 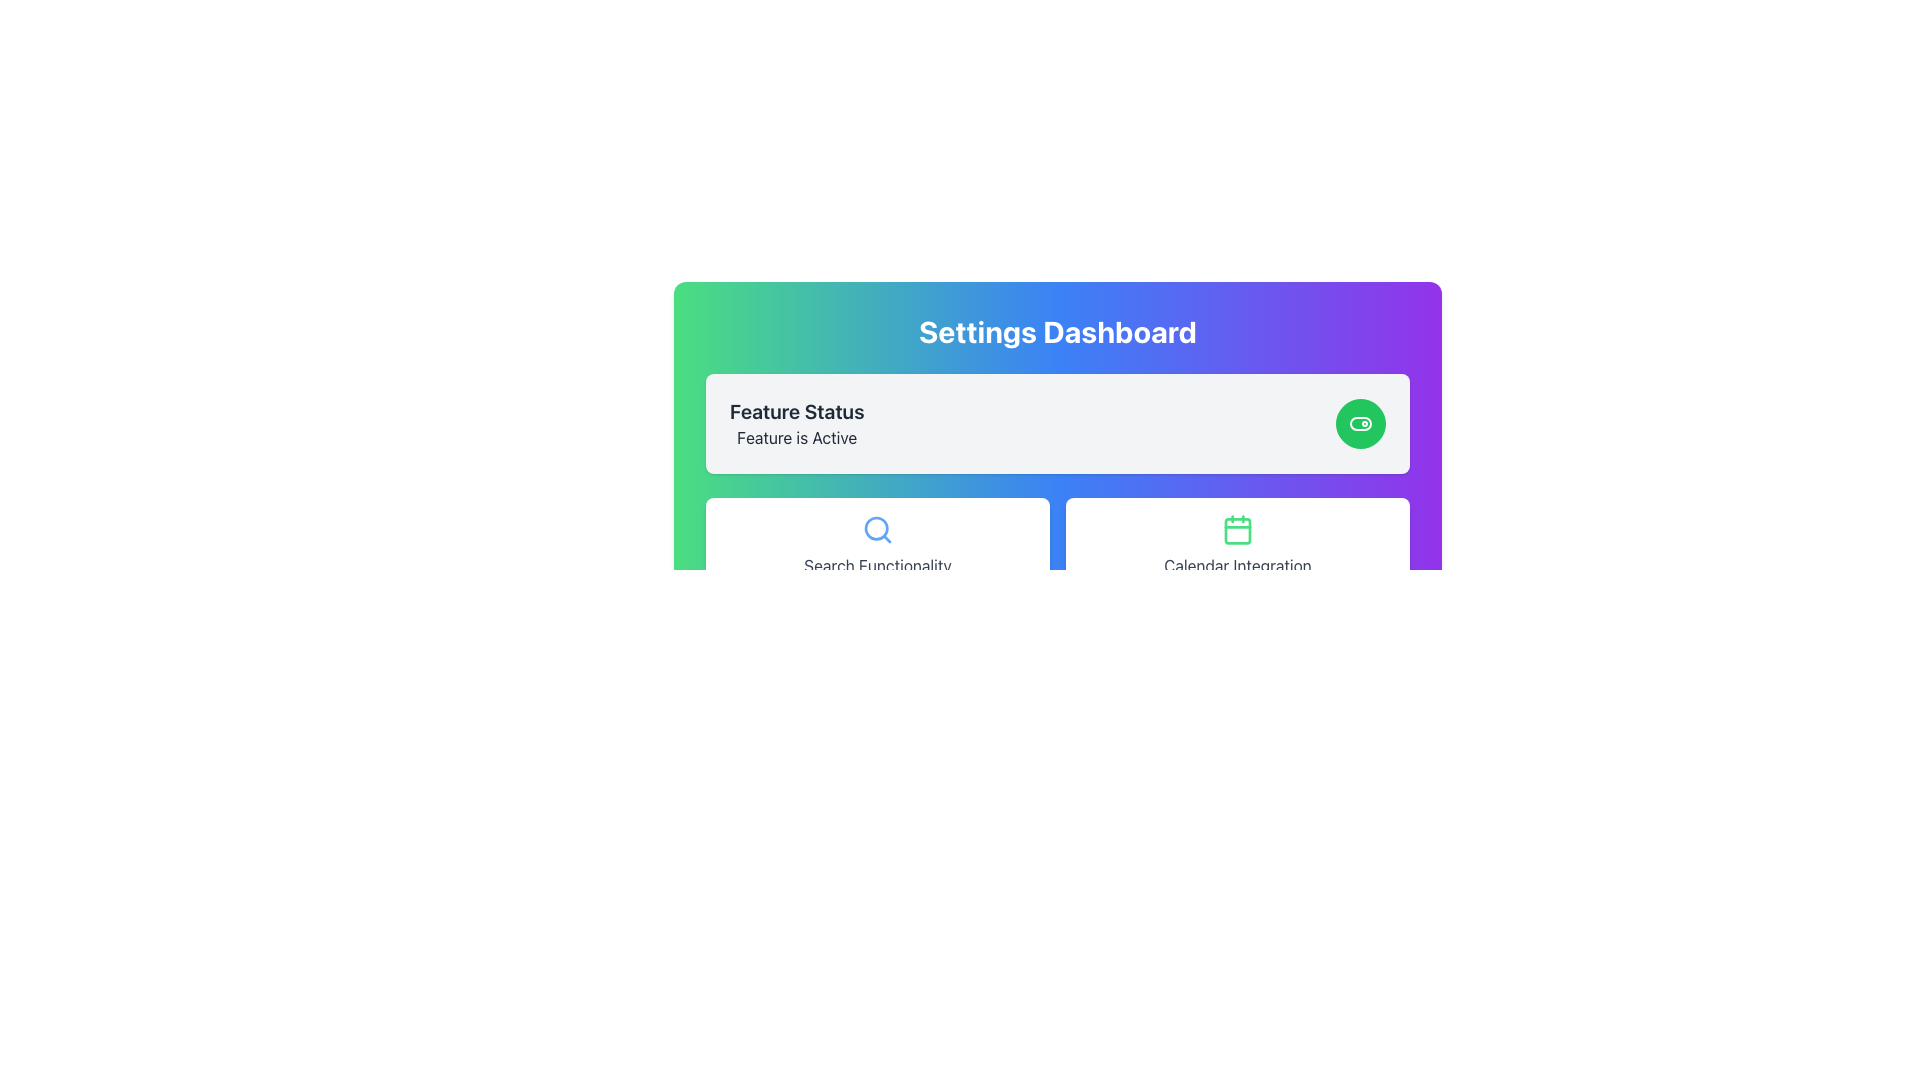 What do you see at coordinates (1360, 423) in the screenshot?
I see `the decorative area of the toggle switch, which is styled in green with rounded corners and is aligned with the circular green knob on the right` at bounding box center [1360, 423].